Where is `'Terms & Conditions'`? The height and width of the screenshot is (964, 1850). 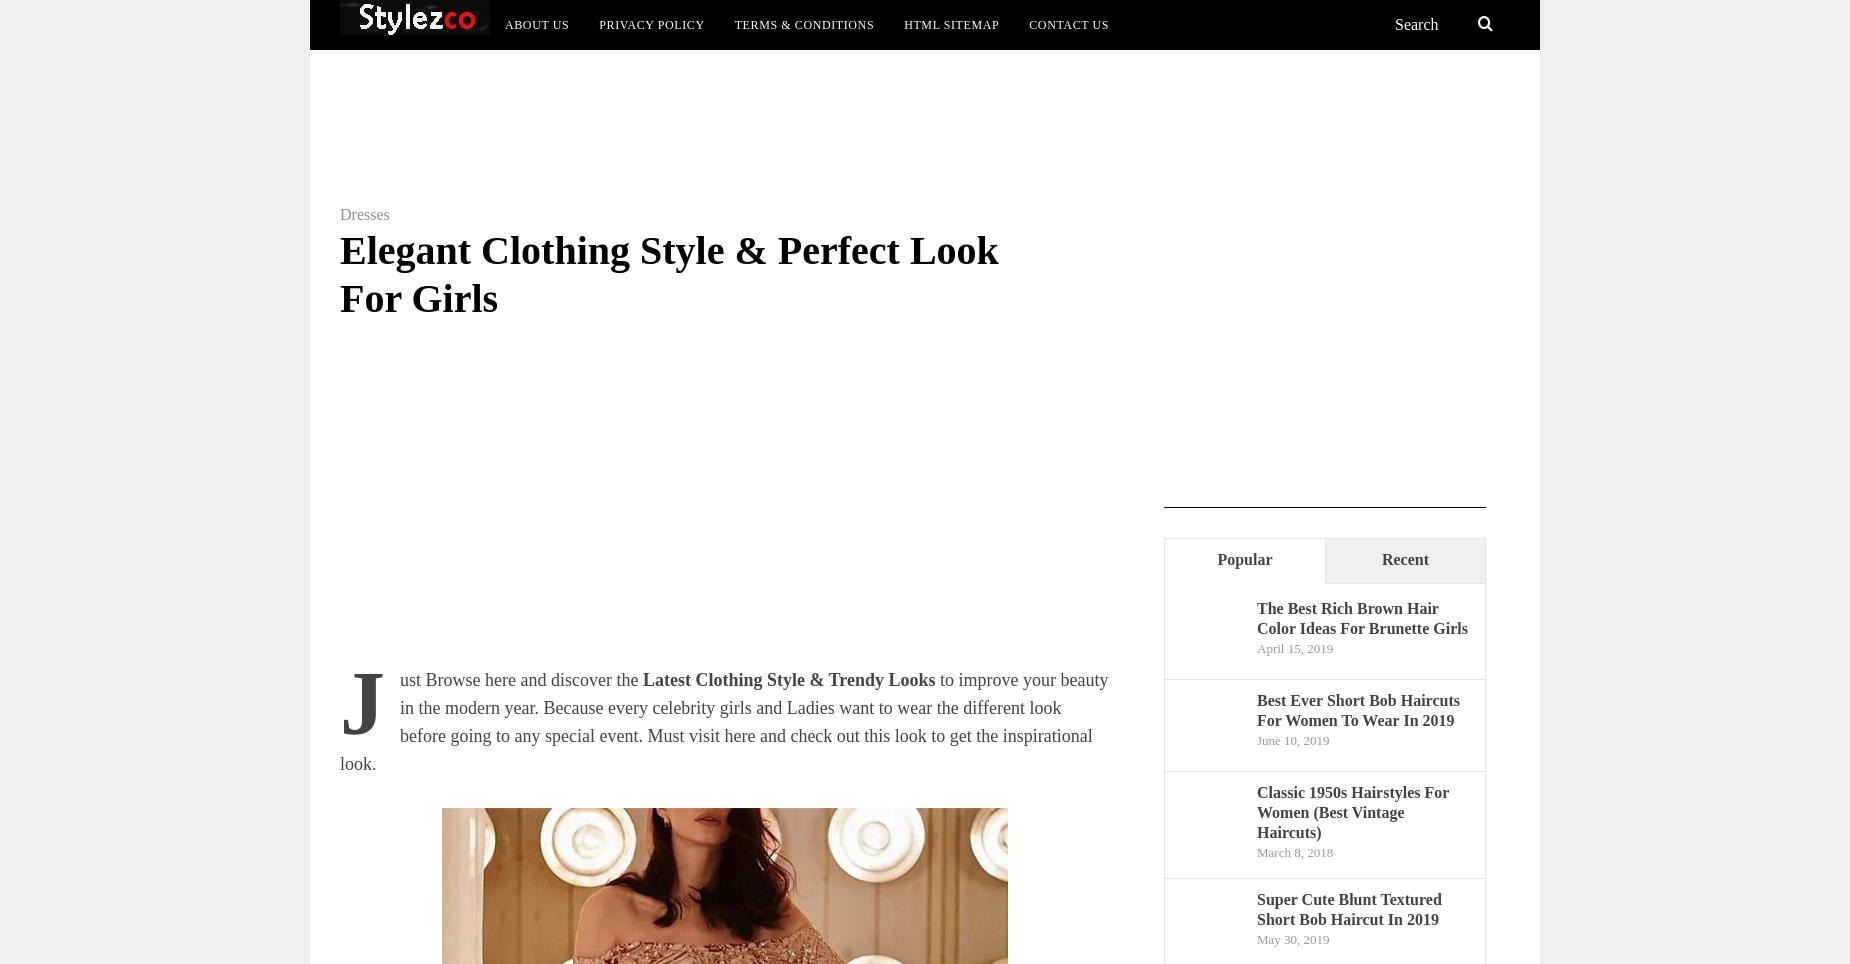
'Terms & Conditions' is located at coordinates (804, 23).